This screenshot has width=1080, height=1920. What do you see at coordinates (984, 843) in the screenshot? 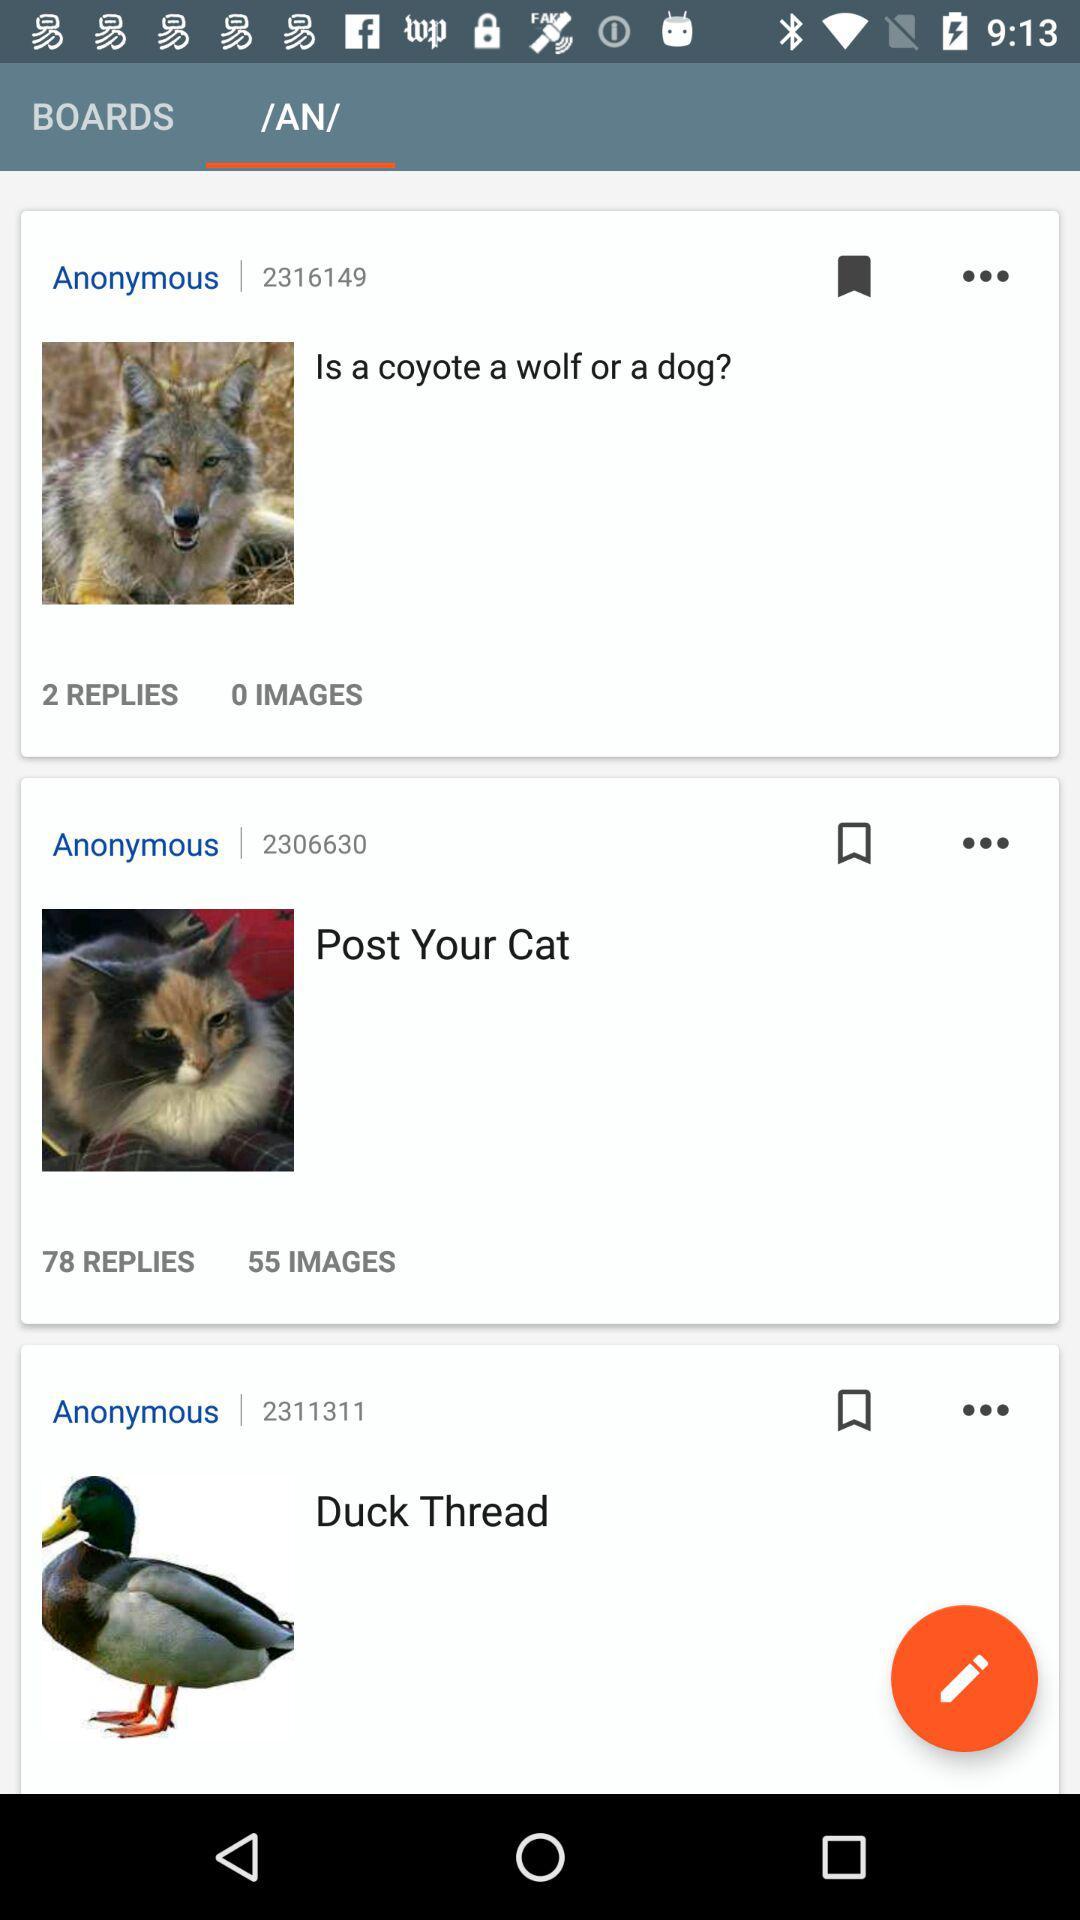
I see `the item above post your cat` at bounding box center [984, 843].